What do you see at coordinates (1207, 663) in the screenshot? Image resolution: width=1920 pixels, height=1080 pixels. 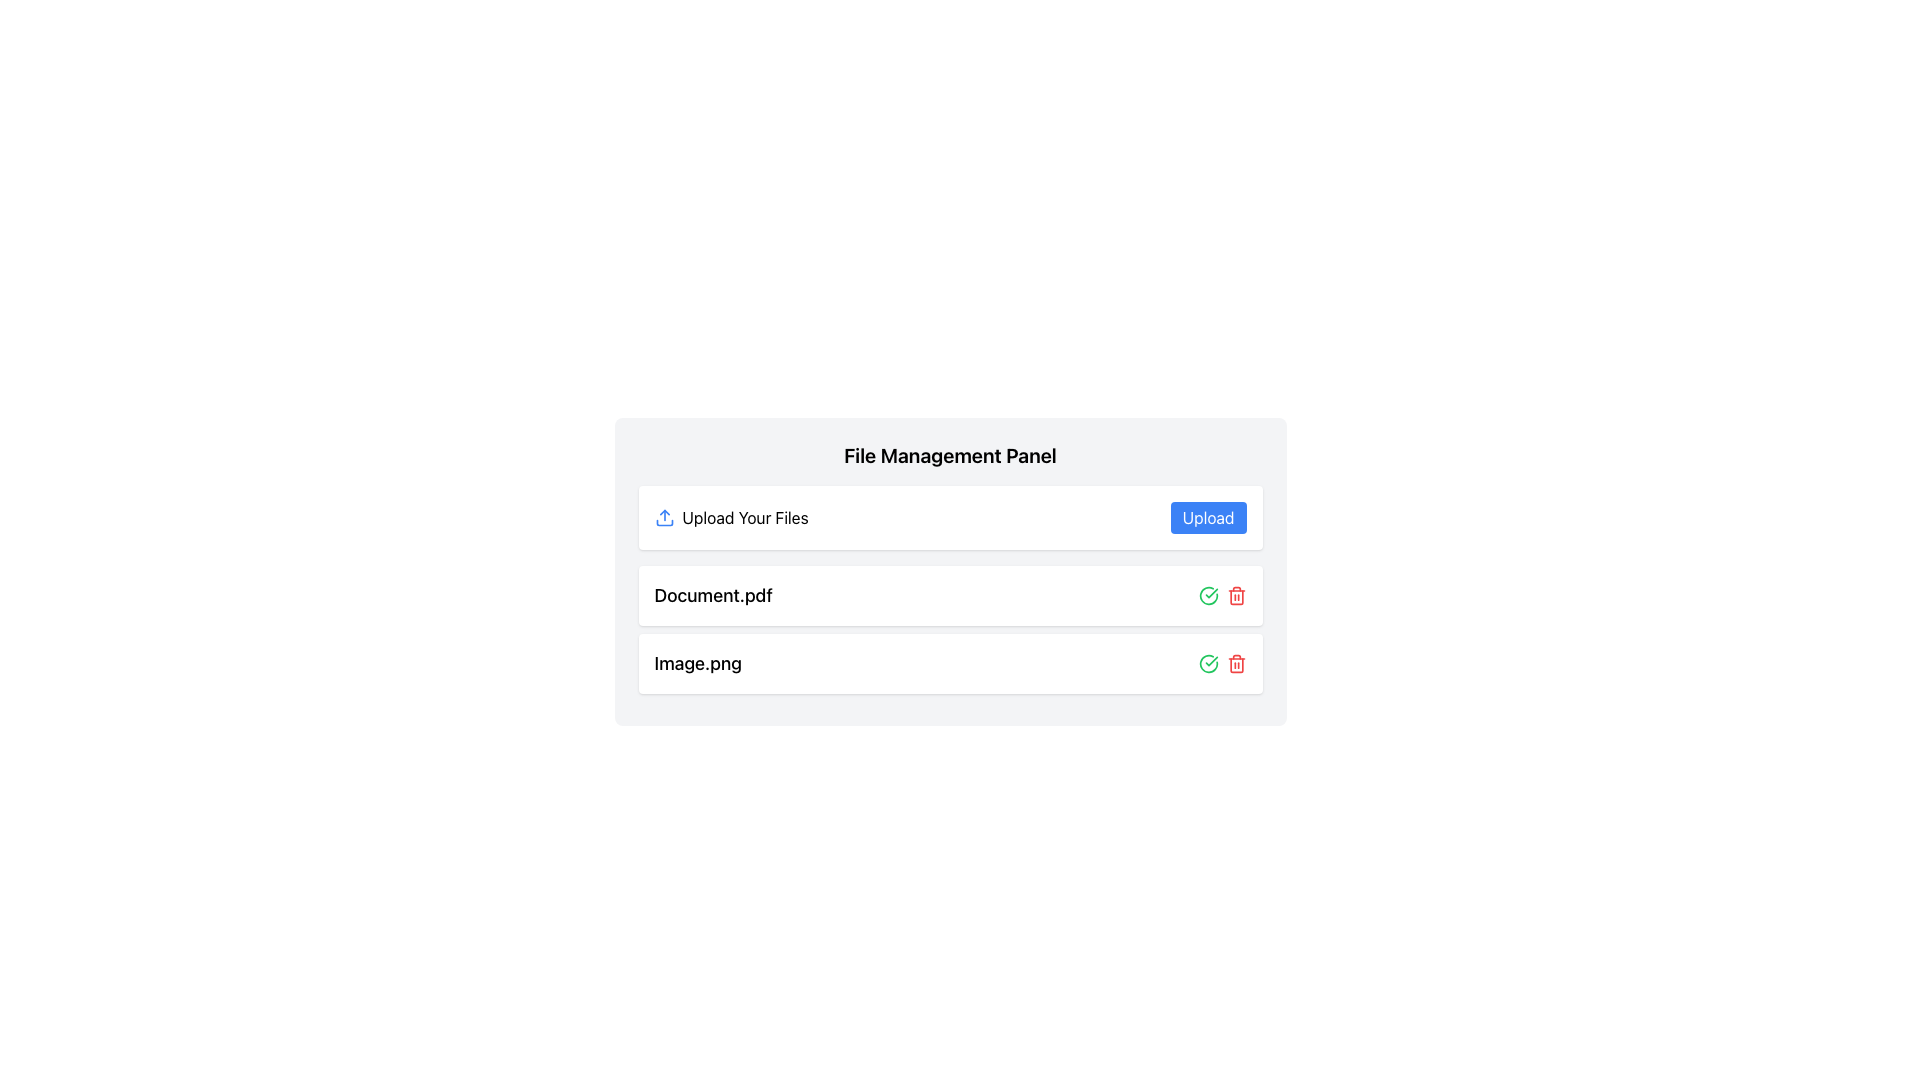 I see `the status indicator icon for the file 'Image.png', which is the first small icon positioned to the right of the text in the file management interface` at bounding box center [1207, 663].